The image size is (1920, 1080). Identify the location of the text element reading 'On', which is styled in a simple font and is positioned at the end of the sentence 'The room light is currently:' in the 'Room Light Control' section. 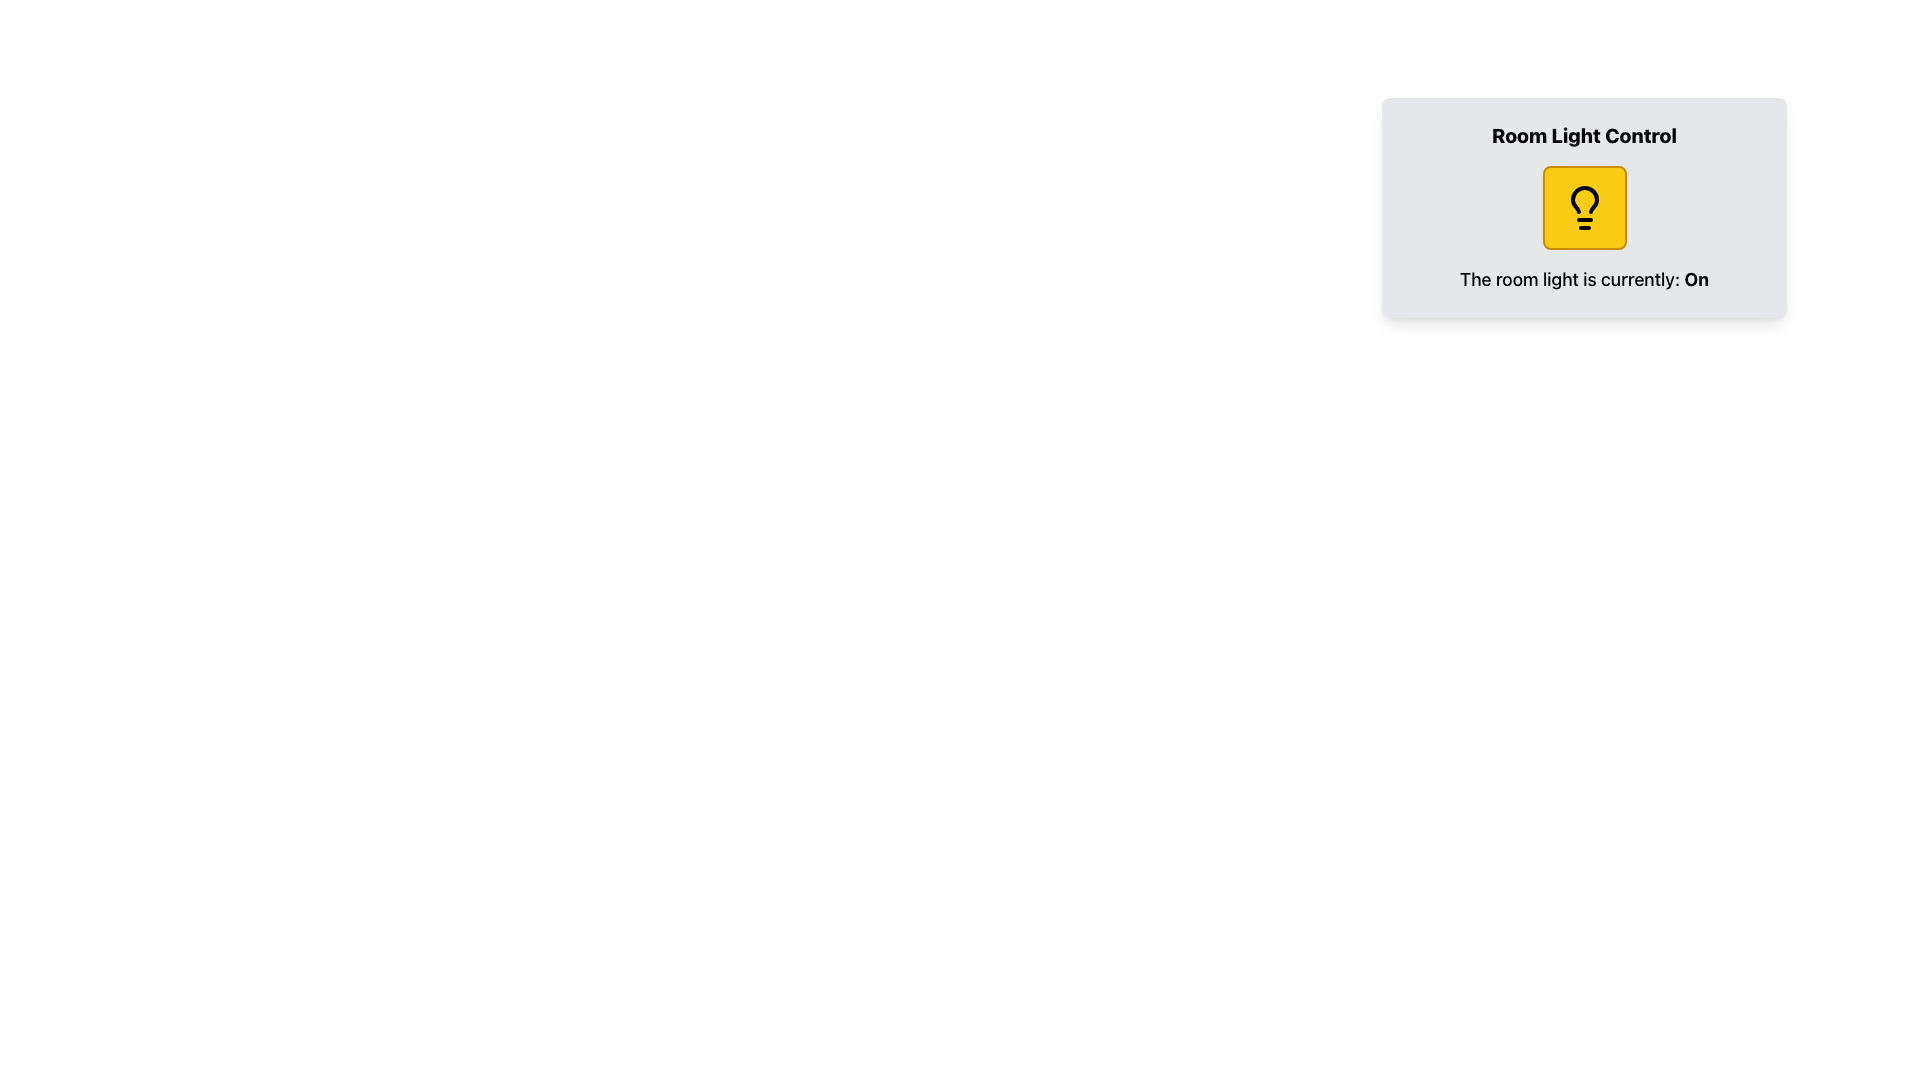
(1695, 279).